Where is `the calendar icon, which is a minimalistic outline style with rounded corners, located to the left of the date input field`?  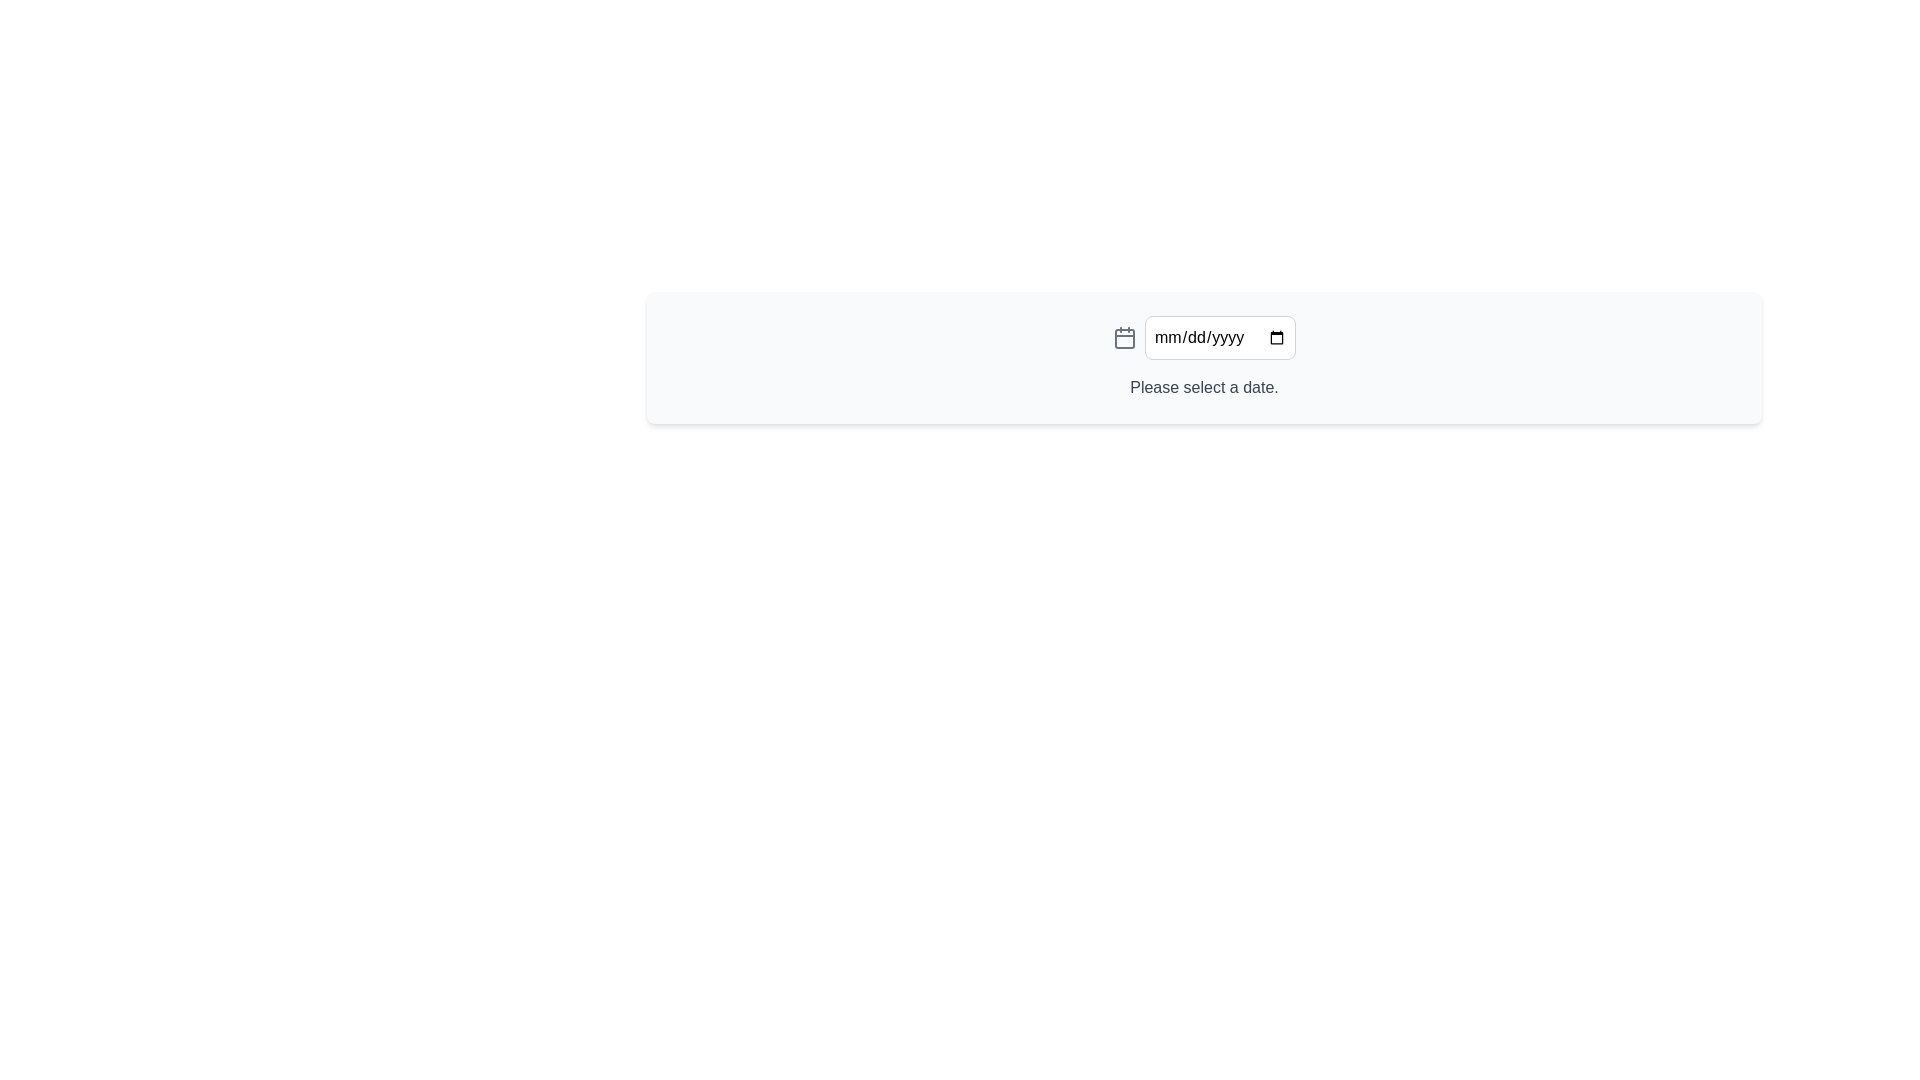
the calendar icon, which is a minimalistic outline style with rounded corners, located to the left of the date input field is located at coordinates (1124, 337).